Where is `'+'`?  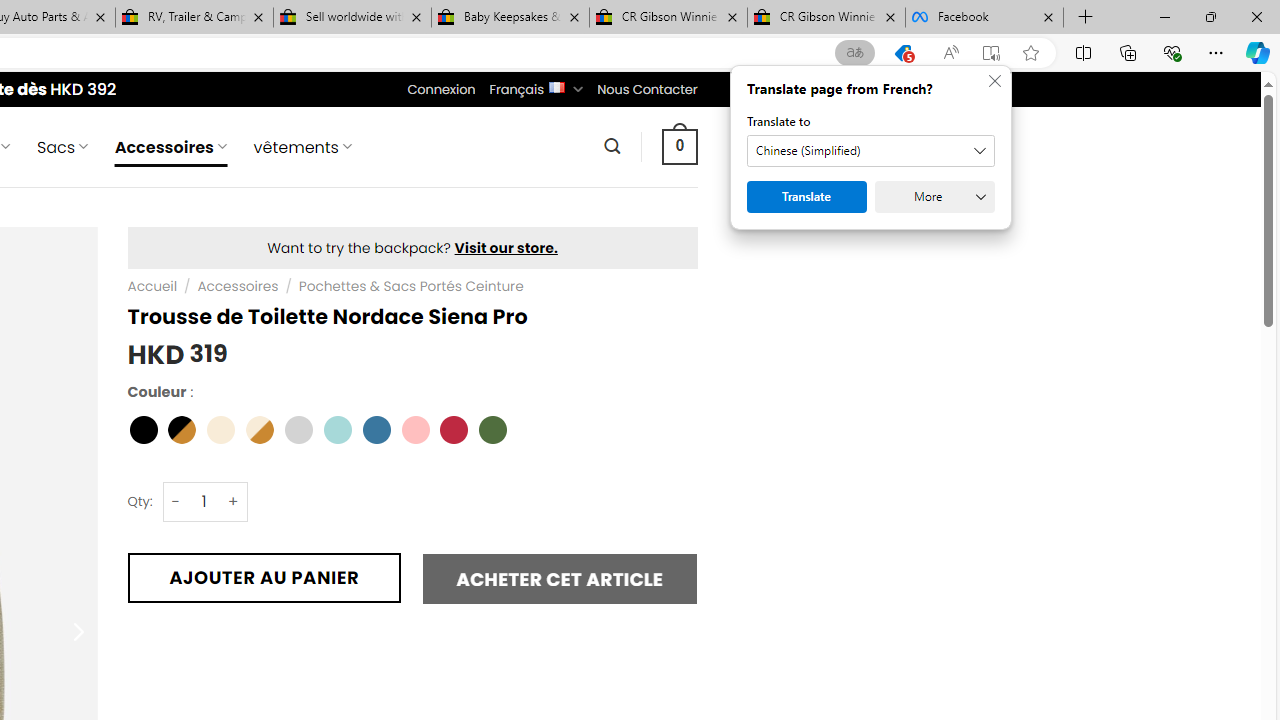 '+' is located at coordinates (234, 500).